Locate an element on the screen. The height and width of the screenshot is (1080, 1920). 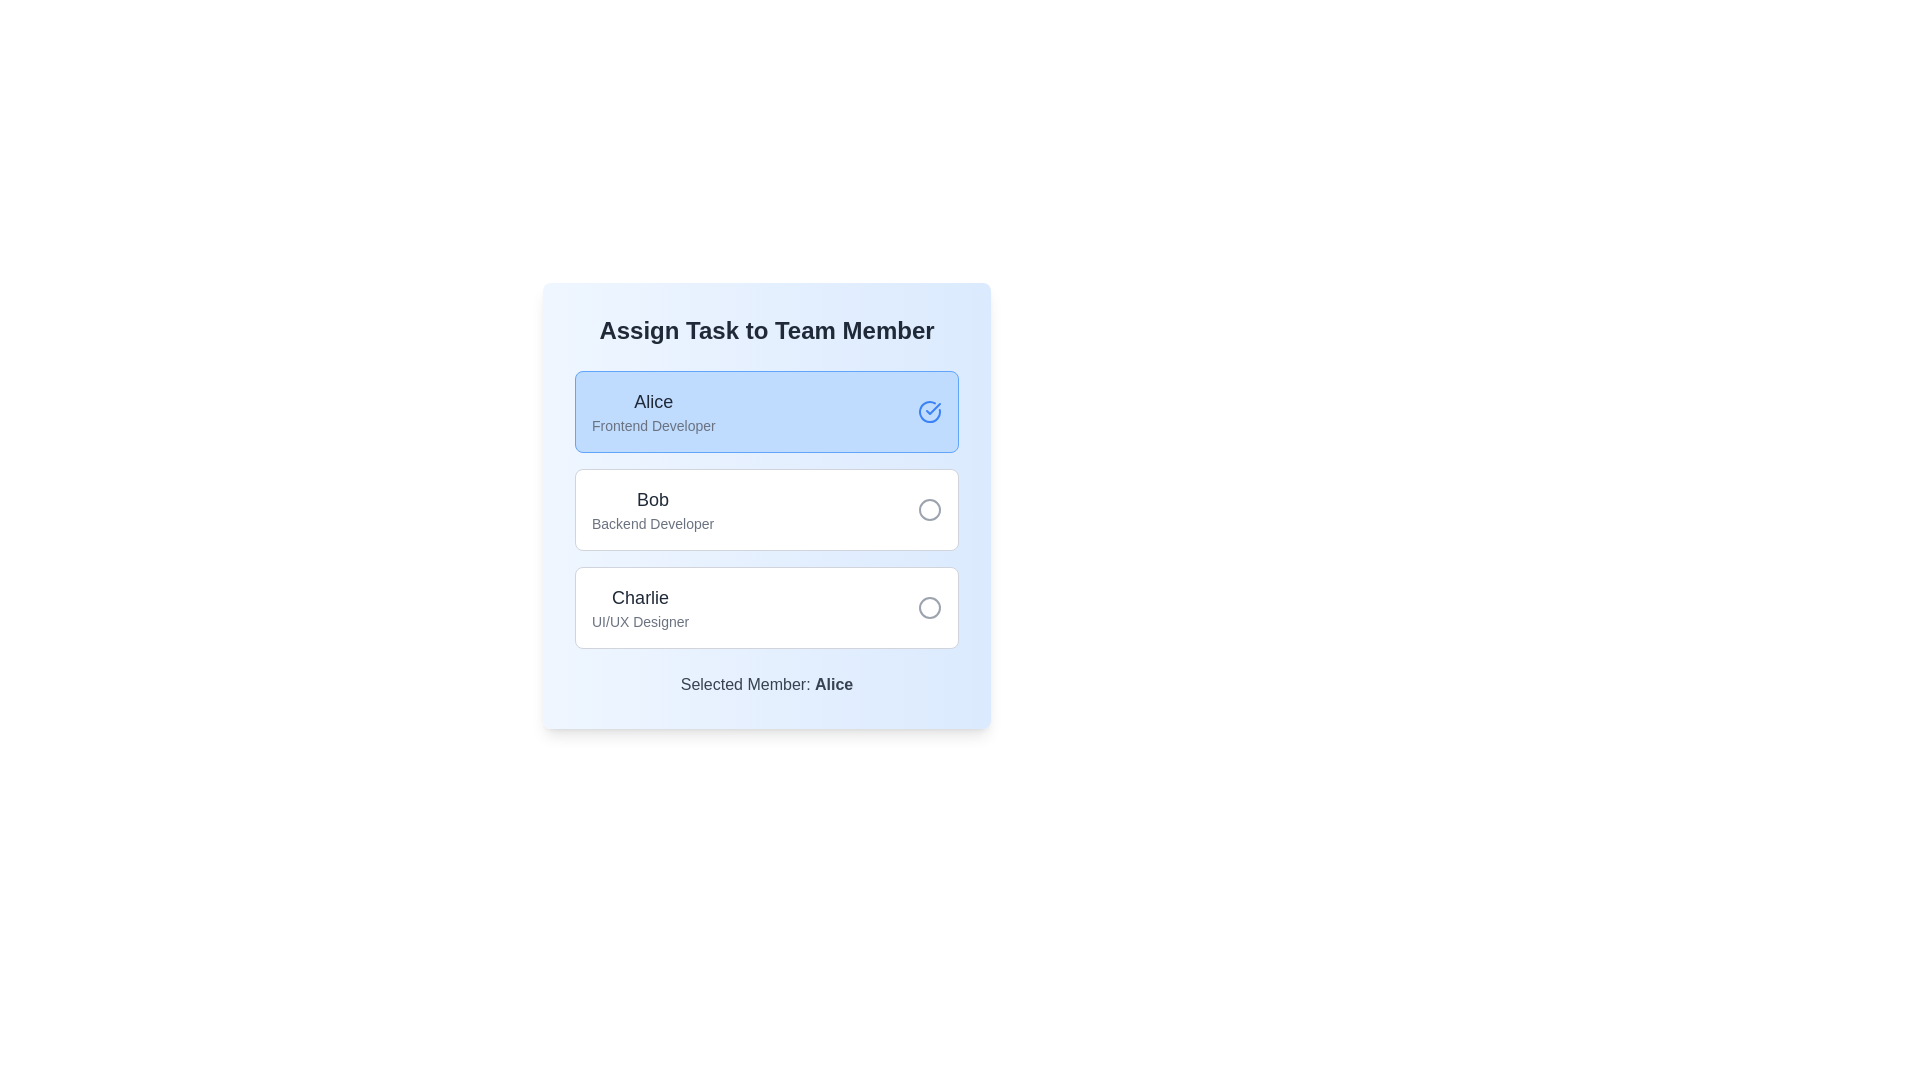
the text label displaying 'Alice' which is part of the sentence 'Selected Member: Alice', located towards the lower part of the interface is located at coordinates (834, 683).